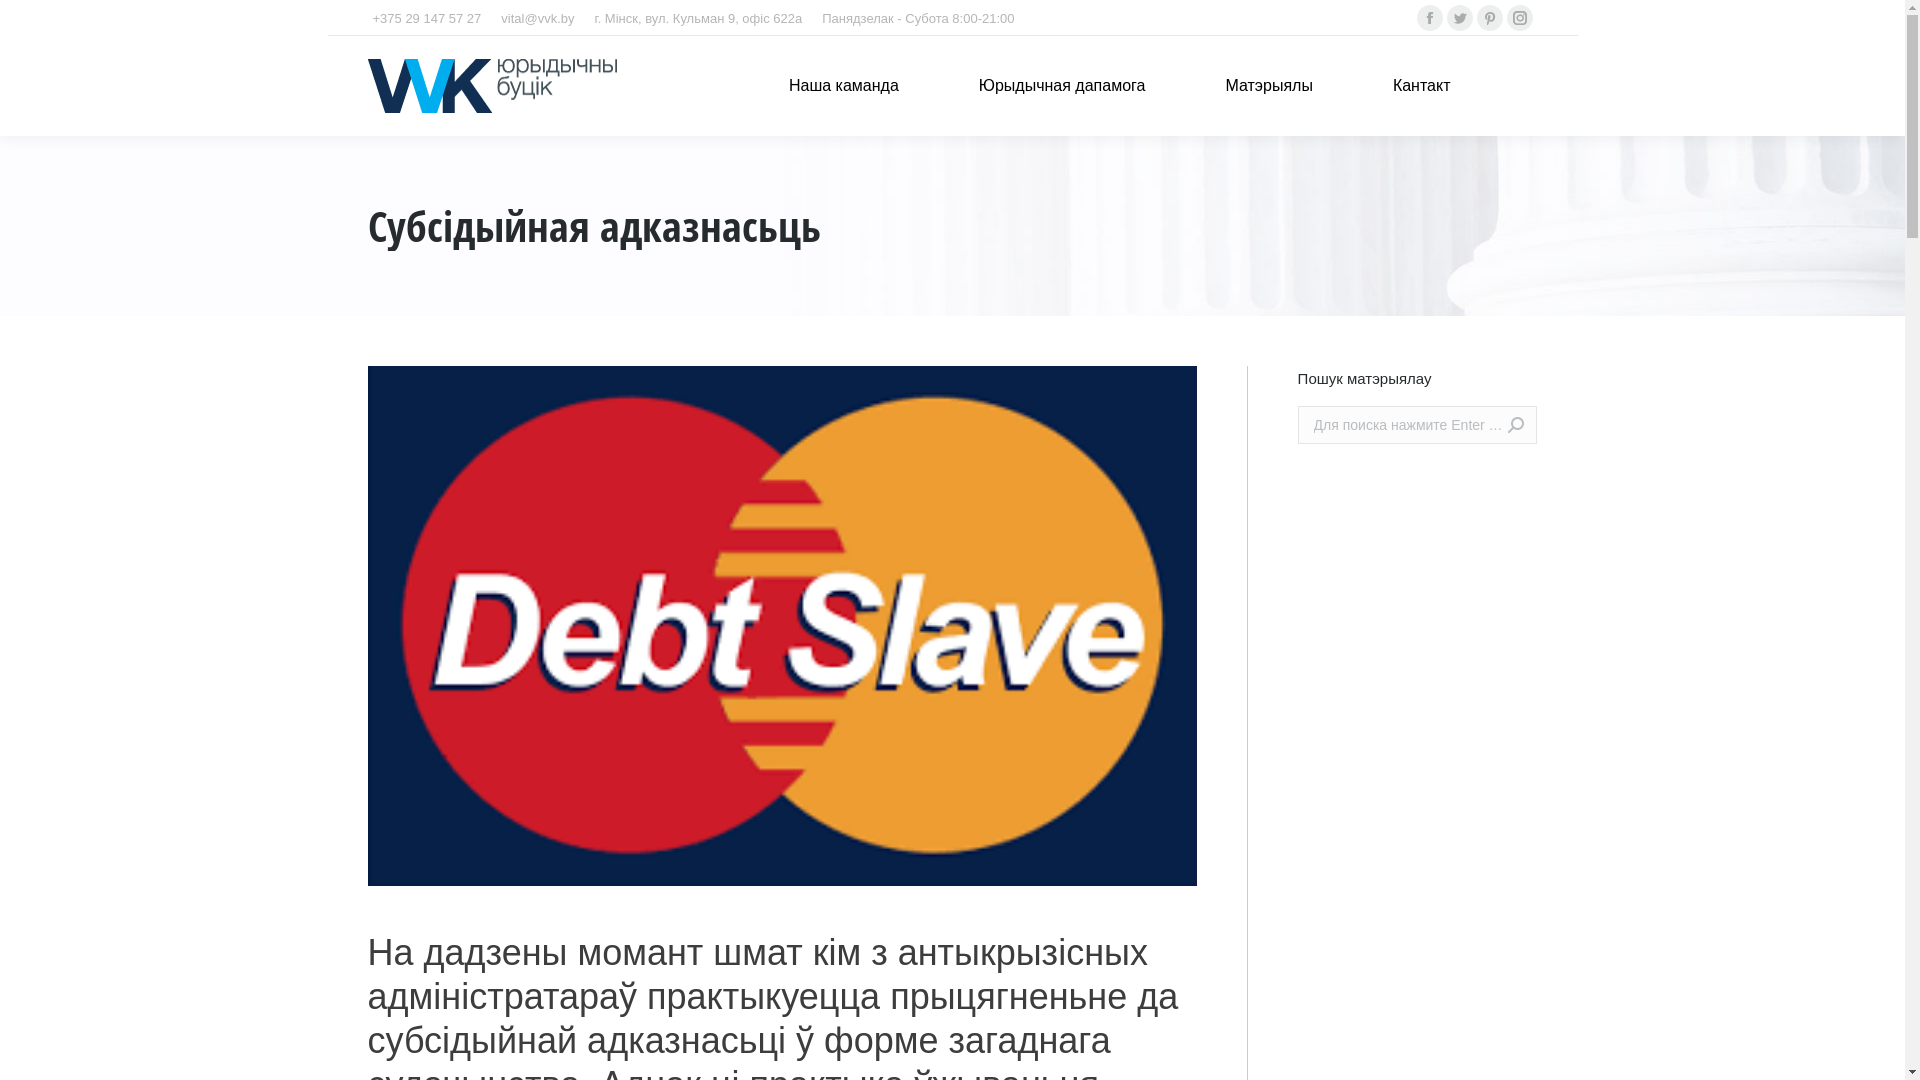  Describe the element at coordinates (1489, 18) in the screenshot. I see `'Pinterest'` at that location.